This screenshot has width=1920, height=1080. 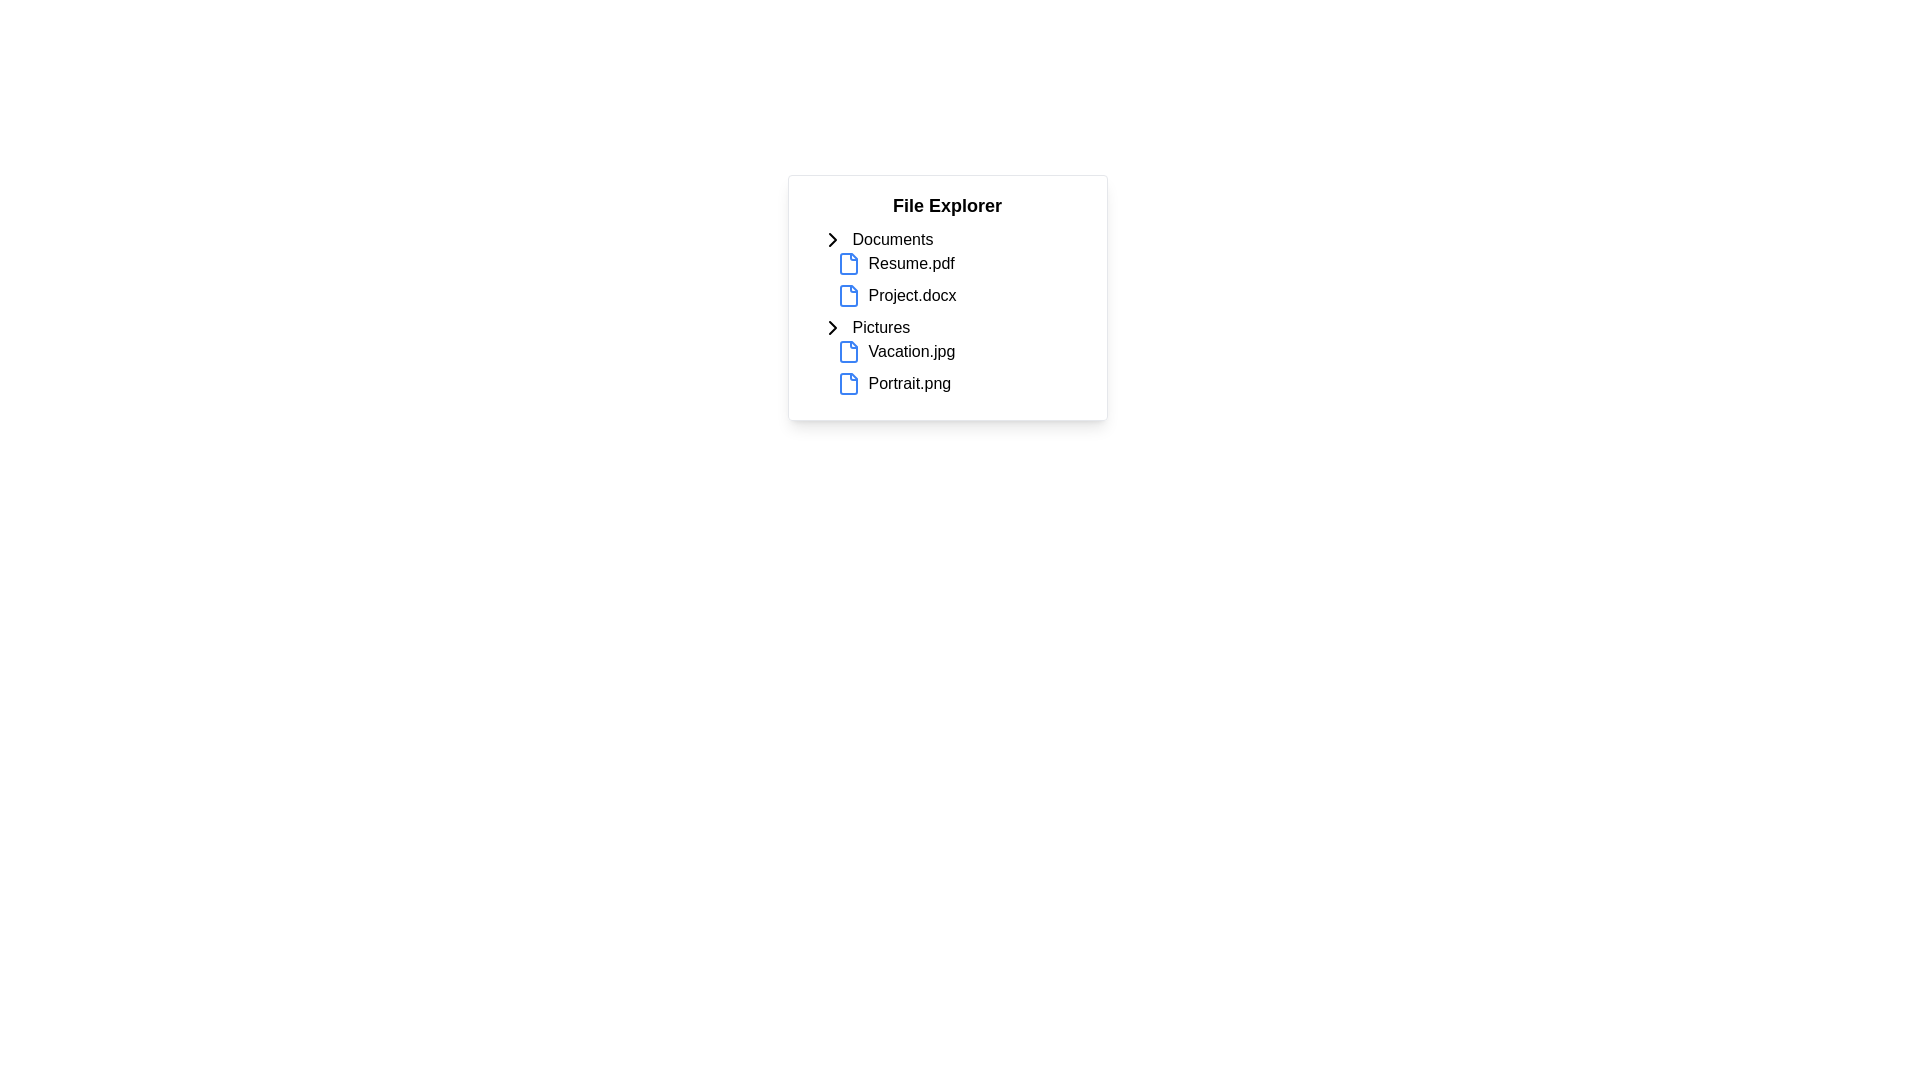 I want to click on the Chevron/Arrow Icon next to the 'Pictures' text, so click(x=832, y=326).